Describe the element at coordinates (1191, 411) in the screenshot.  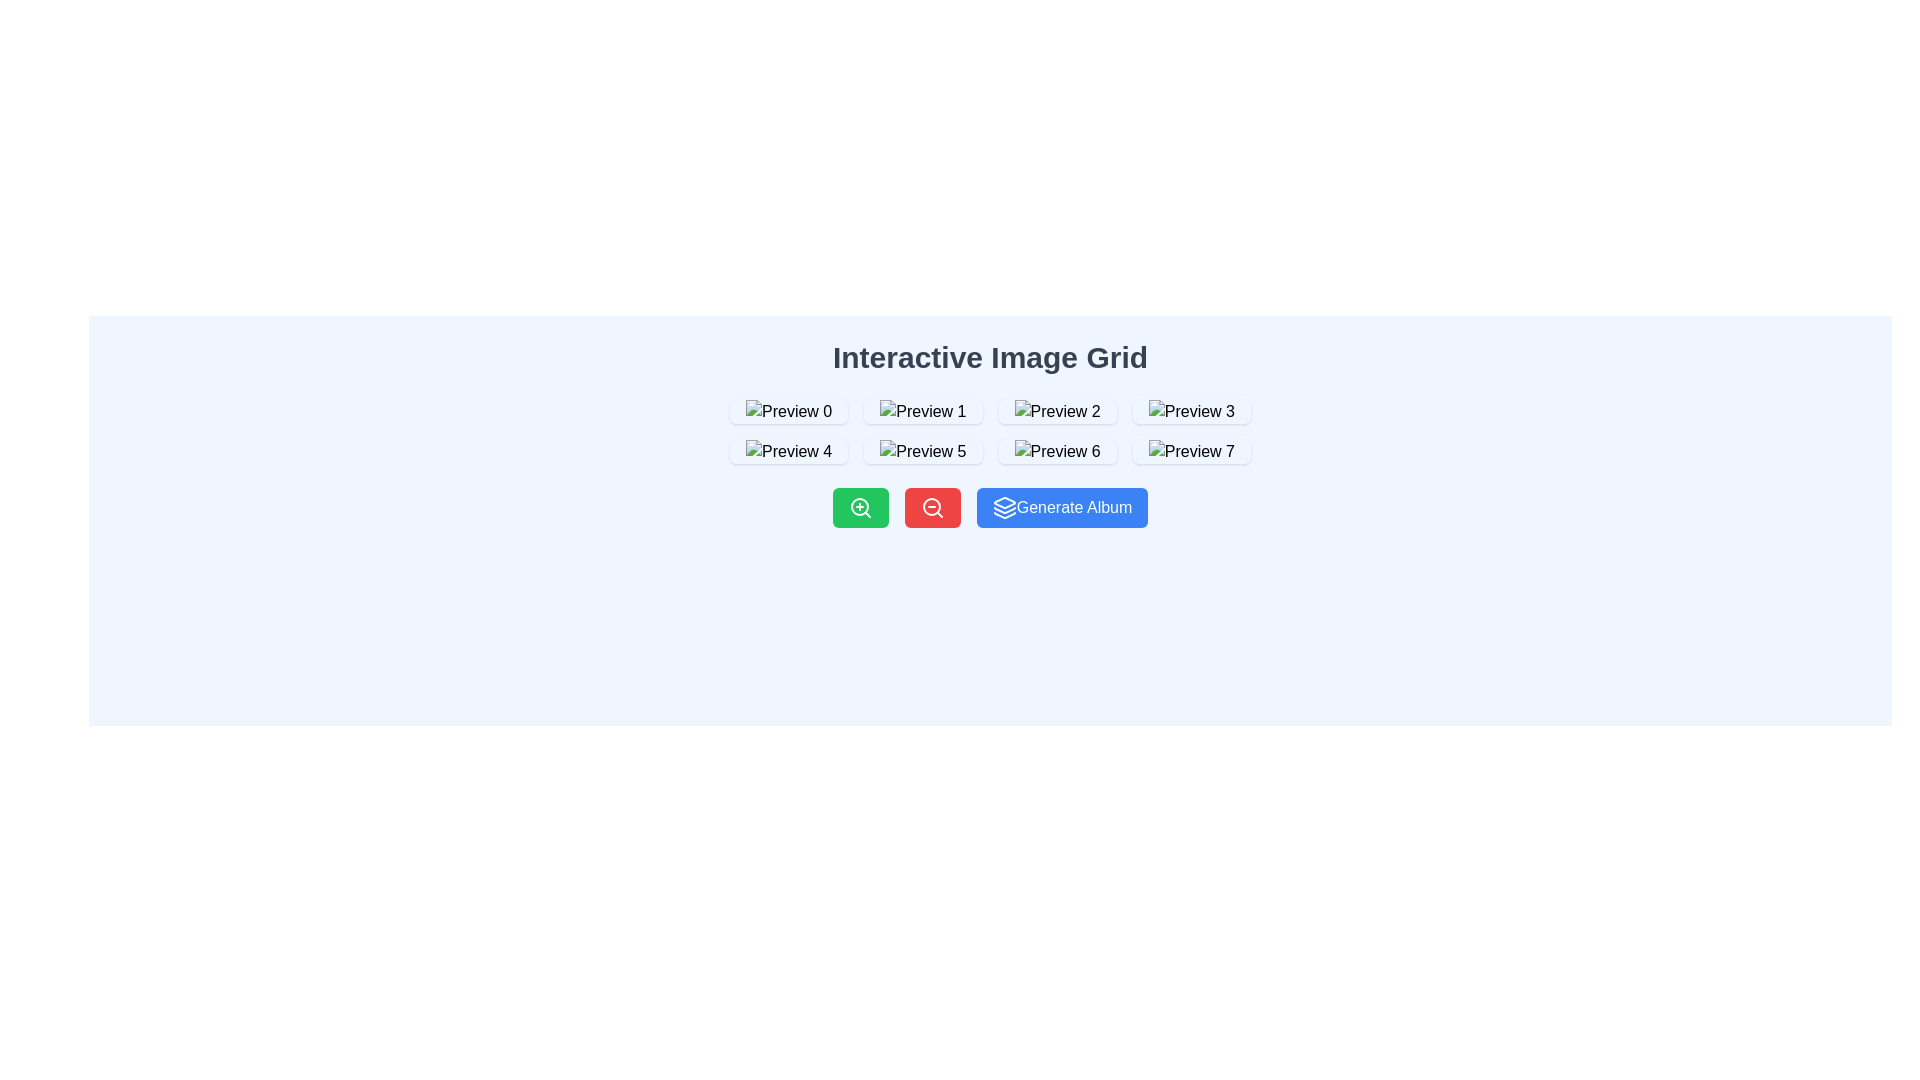
I see `the Image preview element labeled 'Preview 3', which is a small rectangular area with rounded corners and shadow styling, from its current position` at that location.